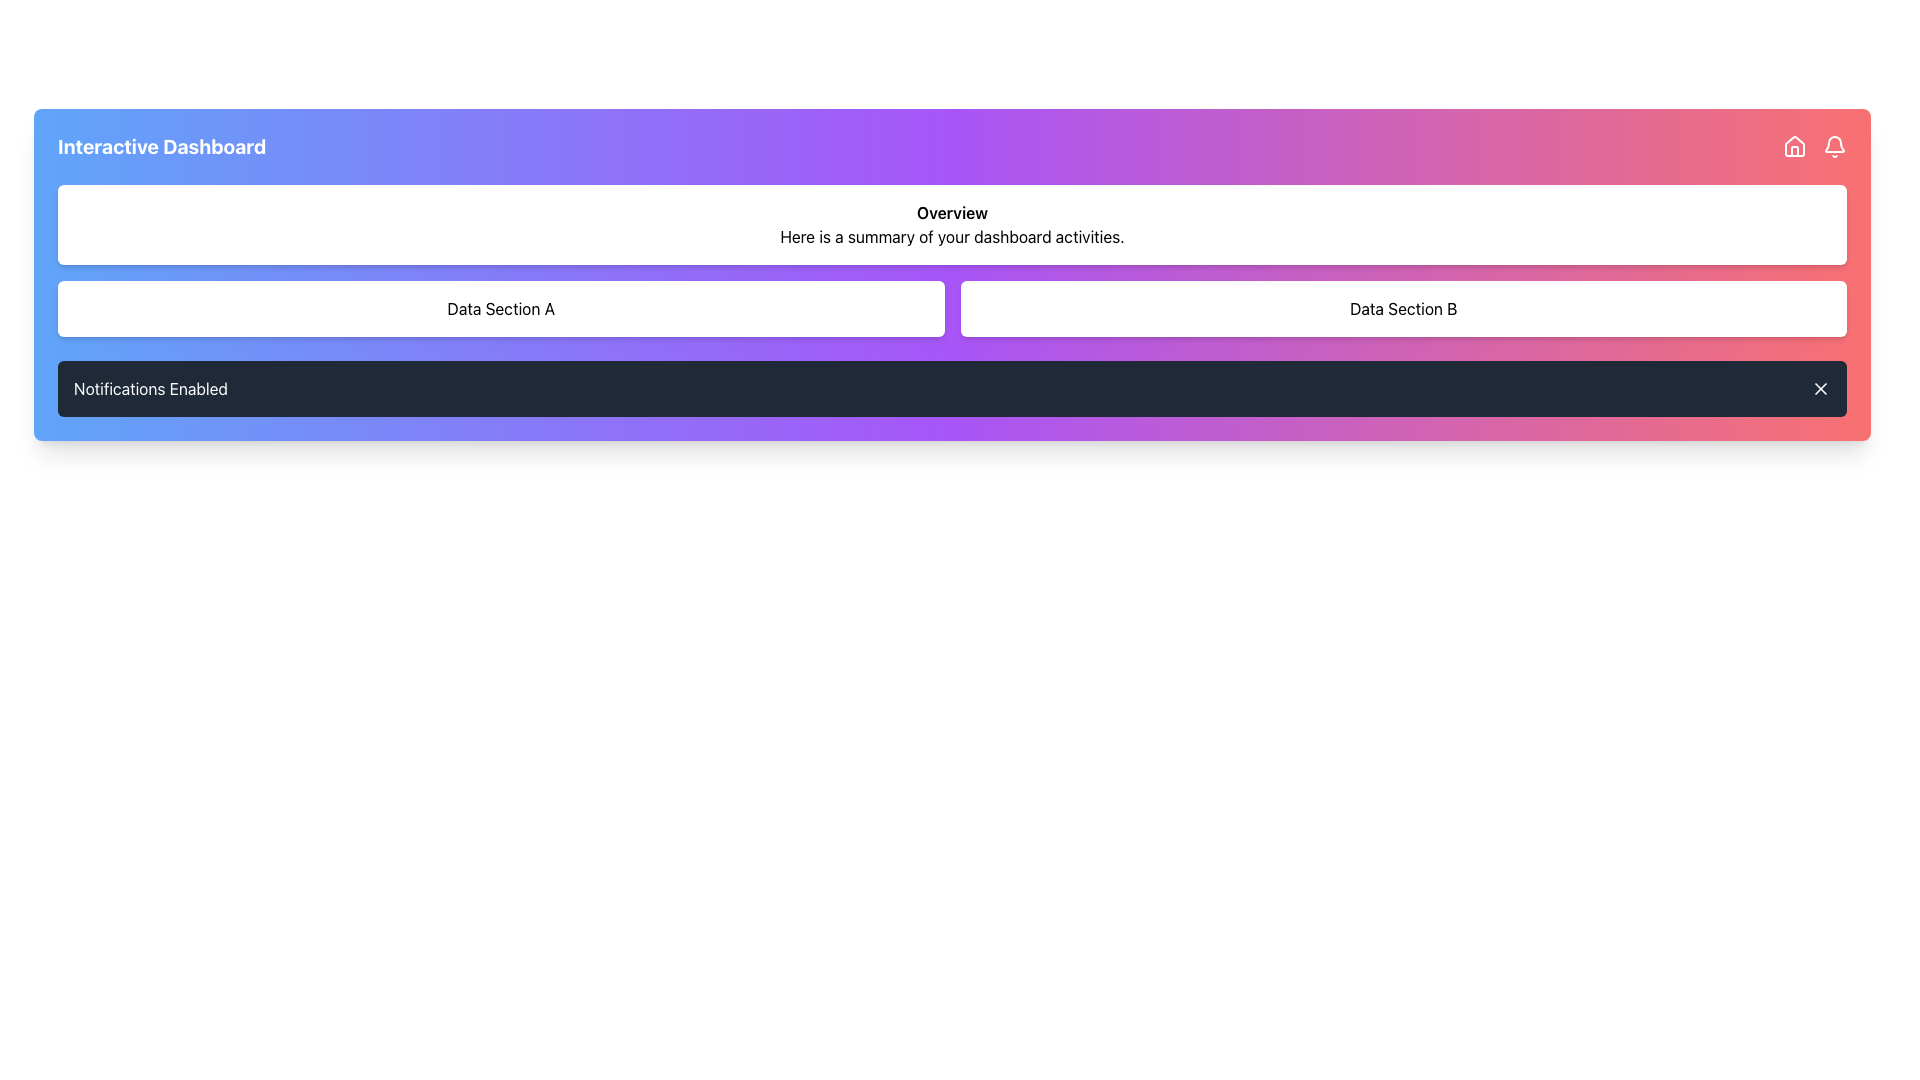 Image resolution: width=1920 pixels, height=1080 pixels. What do you see at coordinates (150, 389) in the screenshot?
I see `the Text Label that indicates notifications are currently enabled, located on the left side of a dark gray panel near the bottom of the visible content zone` at bounding box center [150, 389].